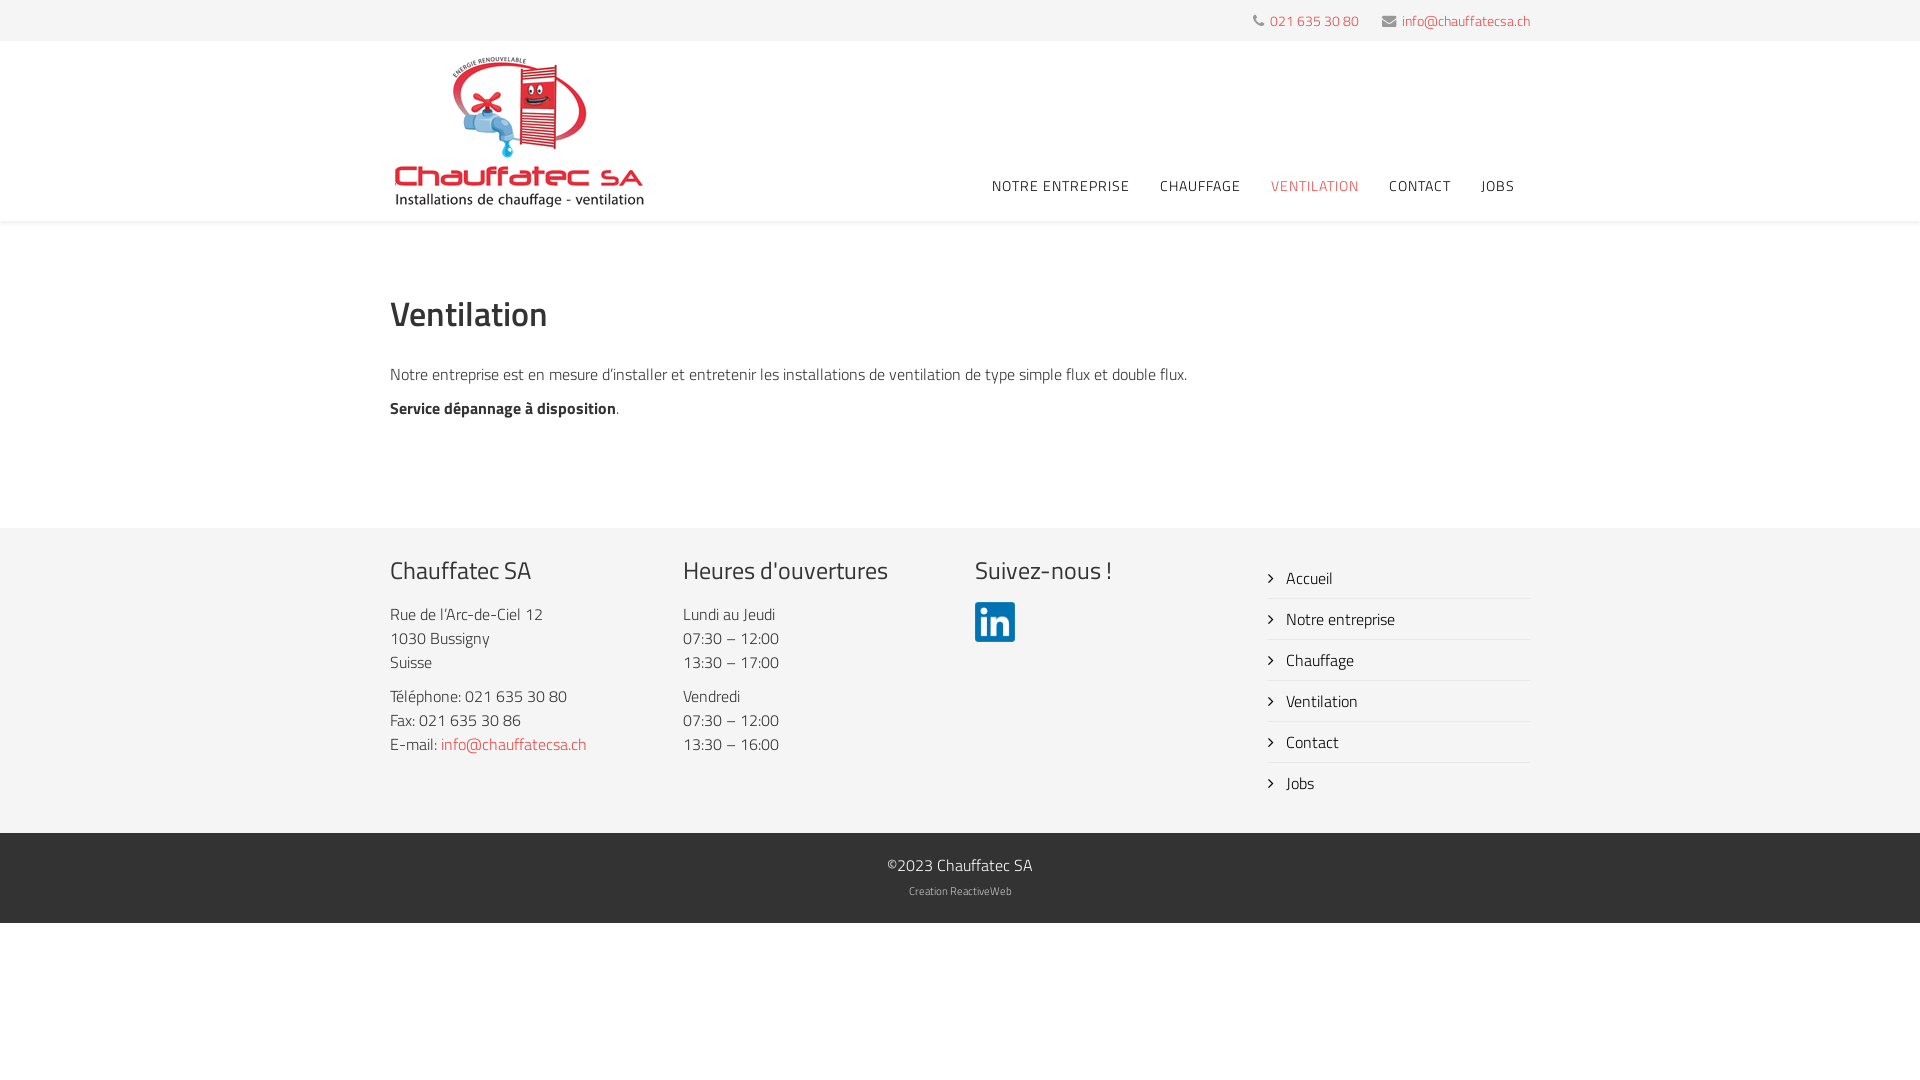 The height and width of the screenshot is (1080, 1920). Describe the element at coordinates (1398, 659) in the screenshot. I see `'Chauffage'` at that location.